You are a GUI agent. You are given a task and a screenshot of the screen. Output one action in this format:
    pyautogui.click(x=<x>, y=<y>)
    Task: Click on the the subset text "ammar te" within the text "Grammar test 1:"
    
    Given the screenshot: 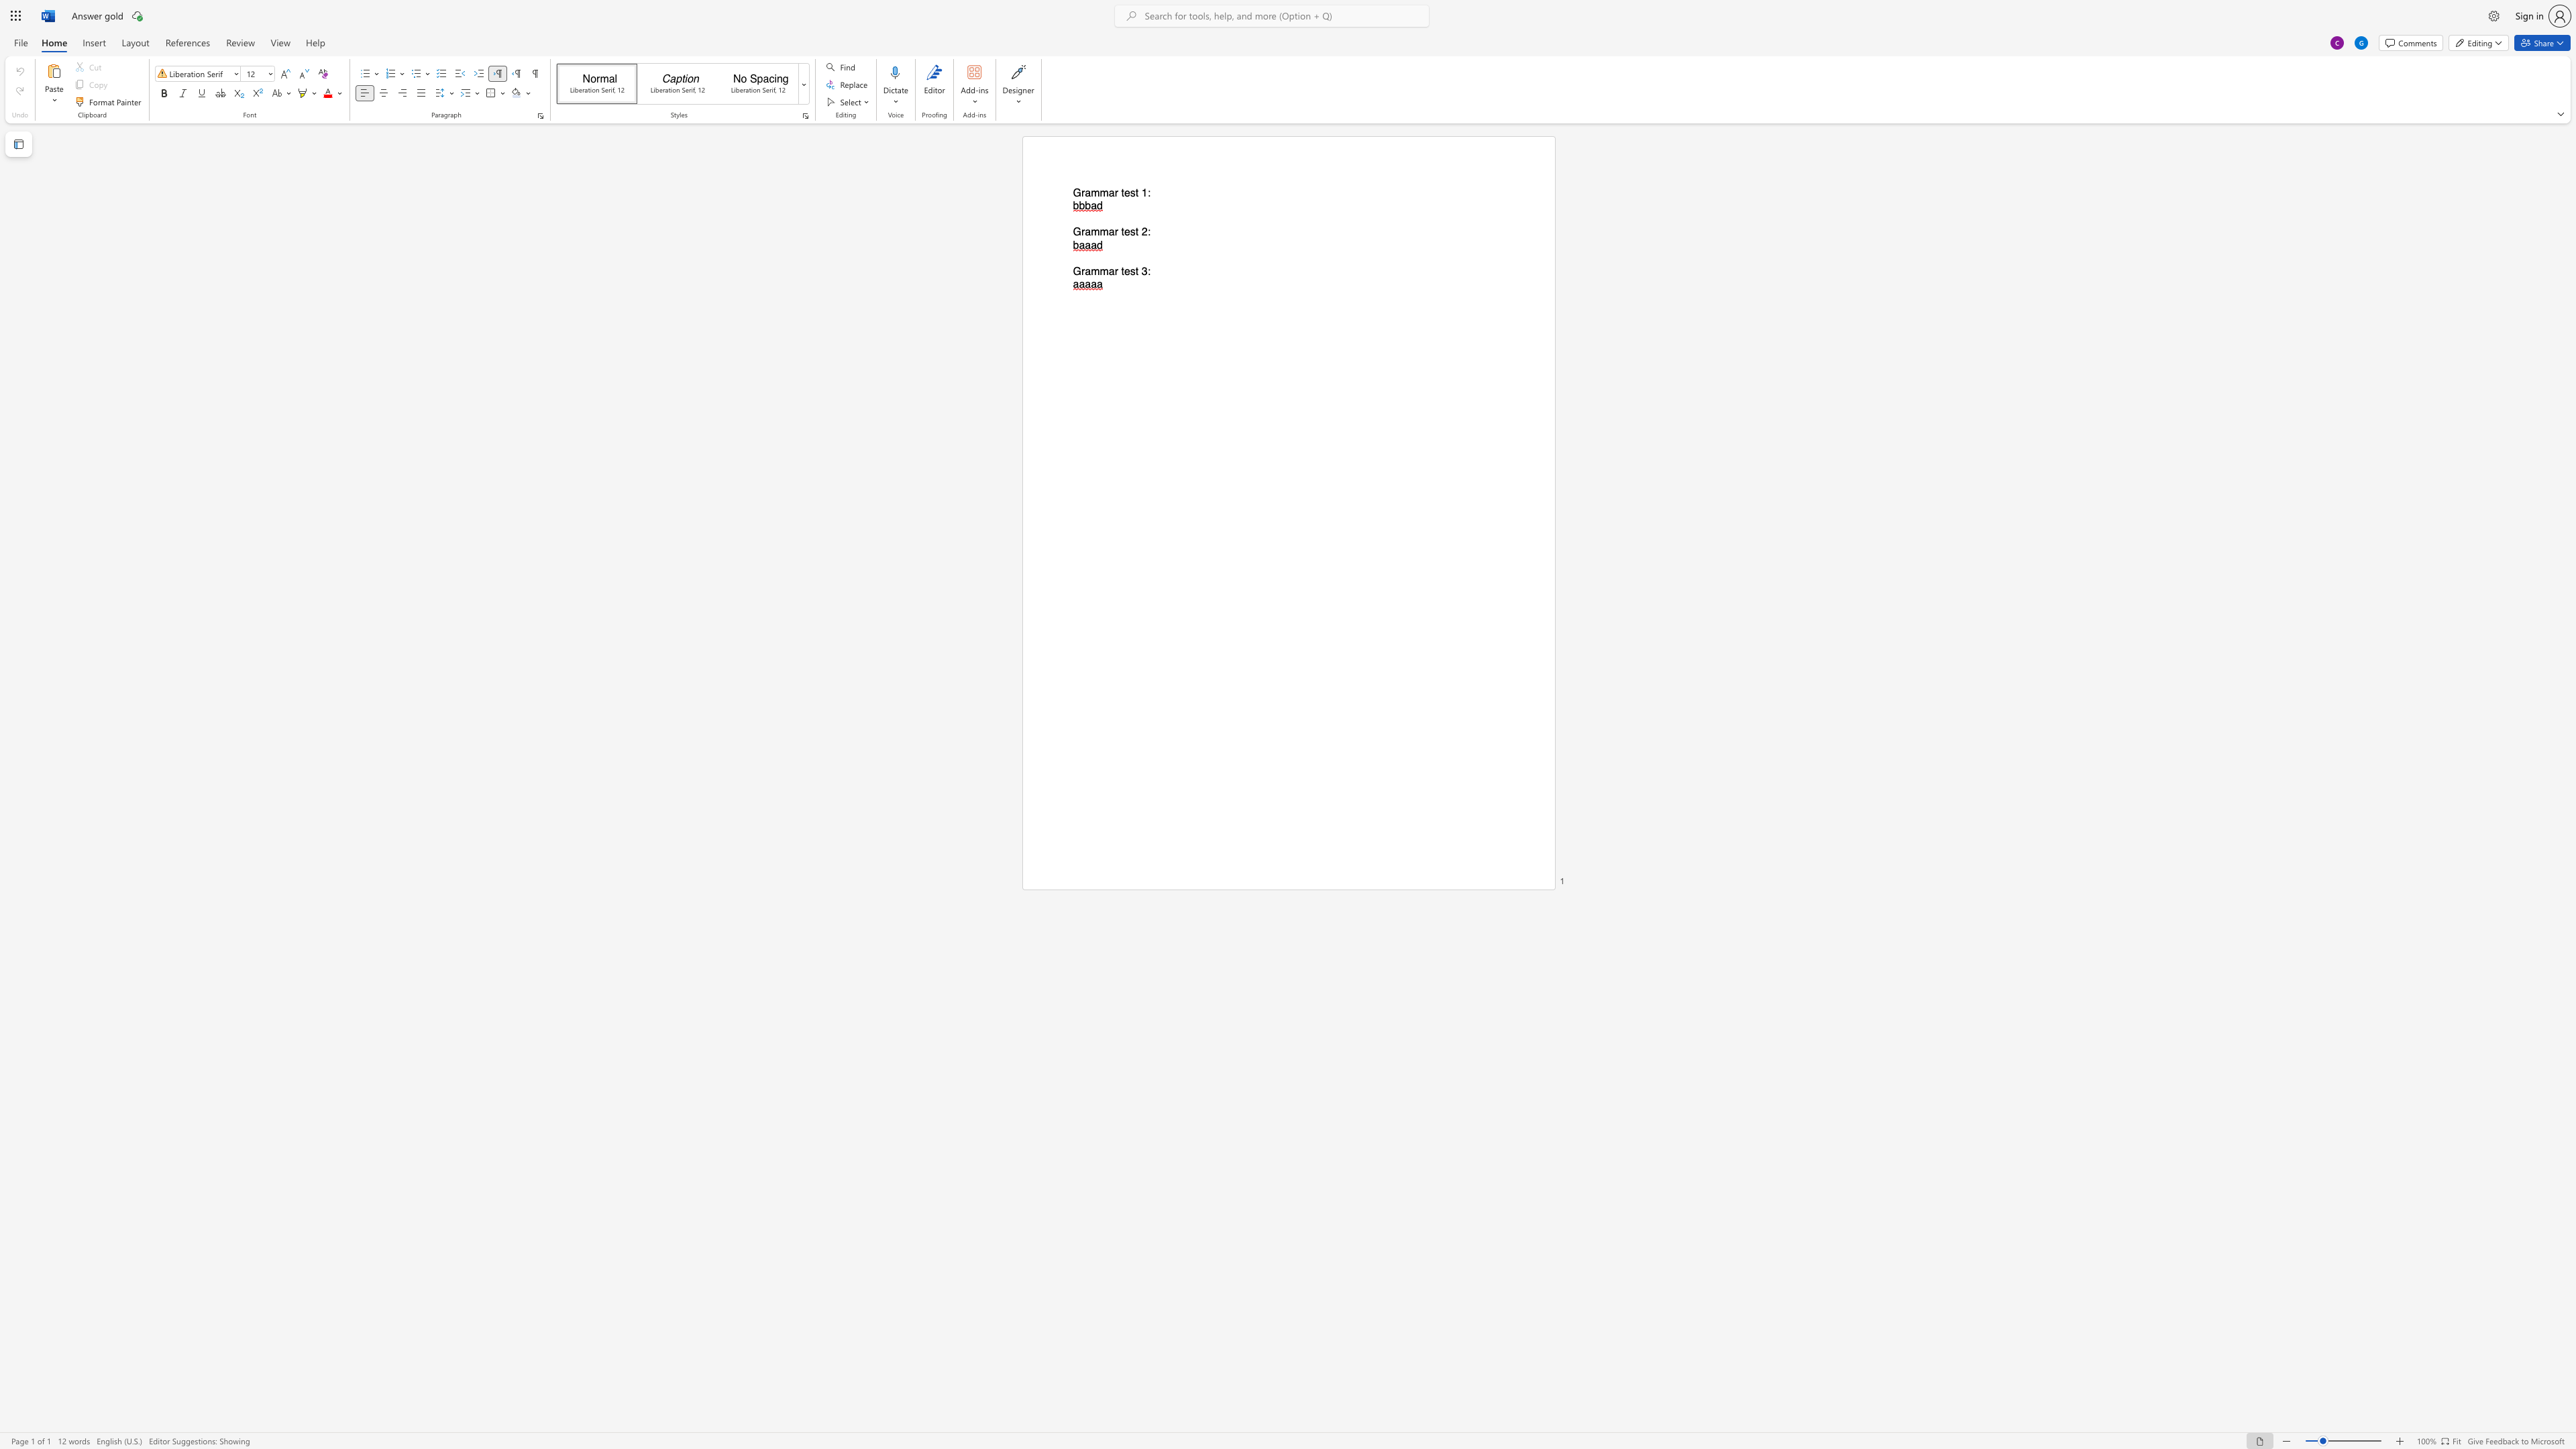 What is the action you would take?
    pyautogui.click(x=1084, y=192)
    